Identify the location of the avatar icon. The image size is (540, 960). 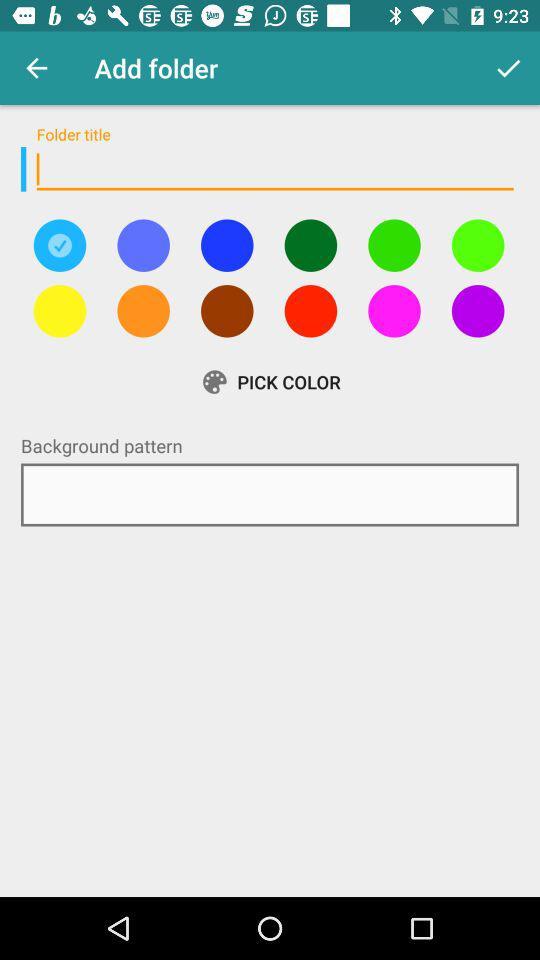
(59, 311).